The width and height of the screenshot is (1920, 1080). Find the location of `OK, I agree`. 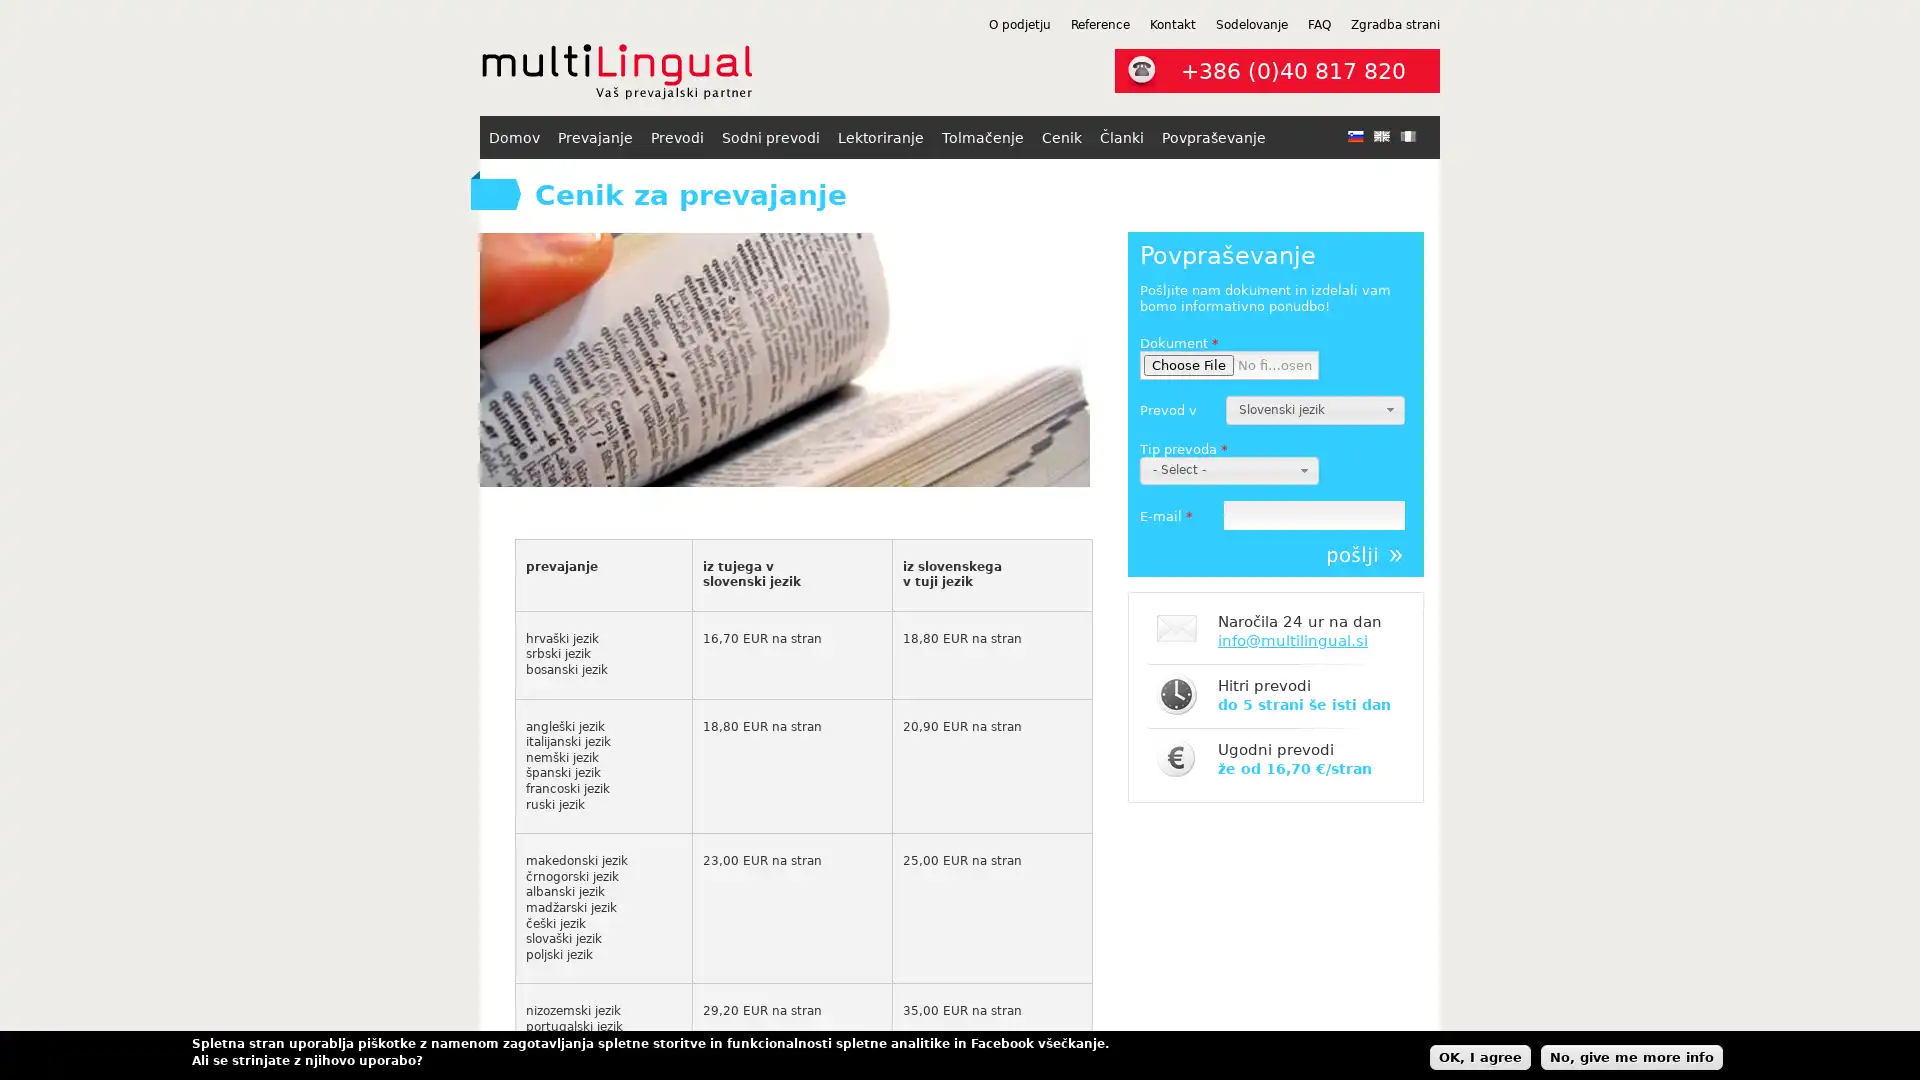

OK, I agree is located at coordinates (1480, 1055).